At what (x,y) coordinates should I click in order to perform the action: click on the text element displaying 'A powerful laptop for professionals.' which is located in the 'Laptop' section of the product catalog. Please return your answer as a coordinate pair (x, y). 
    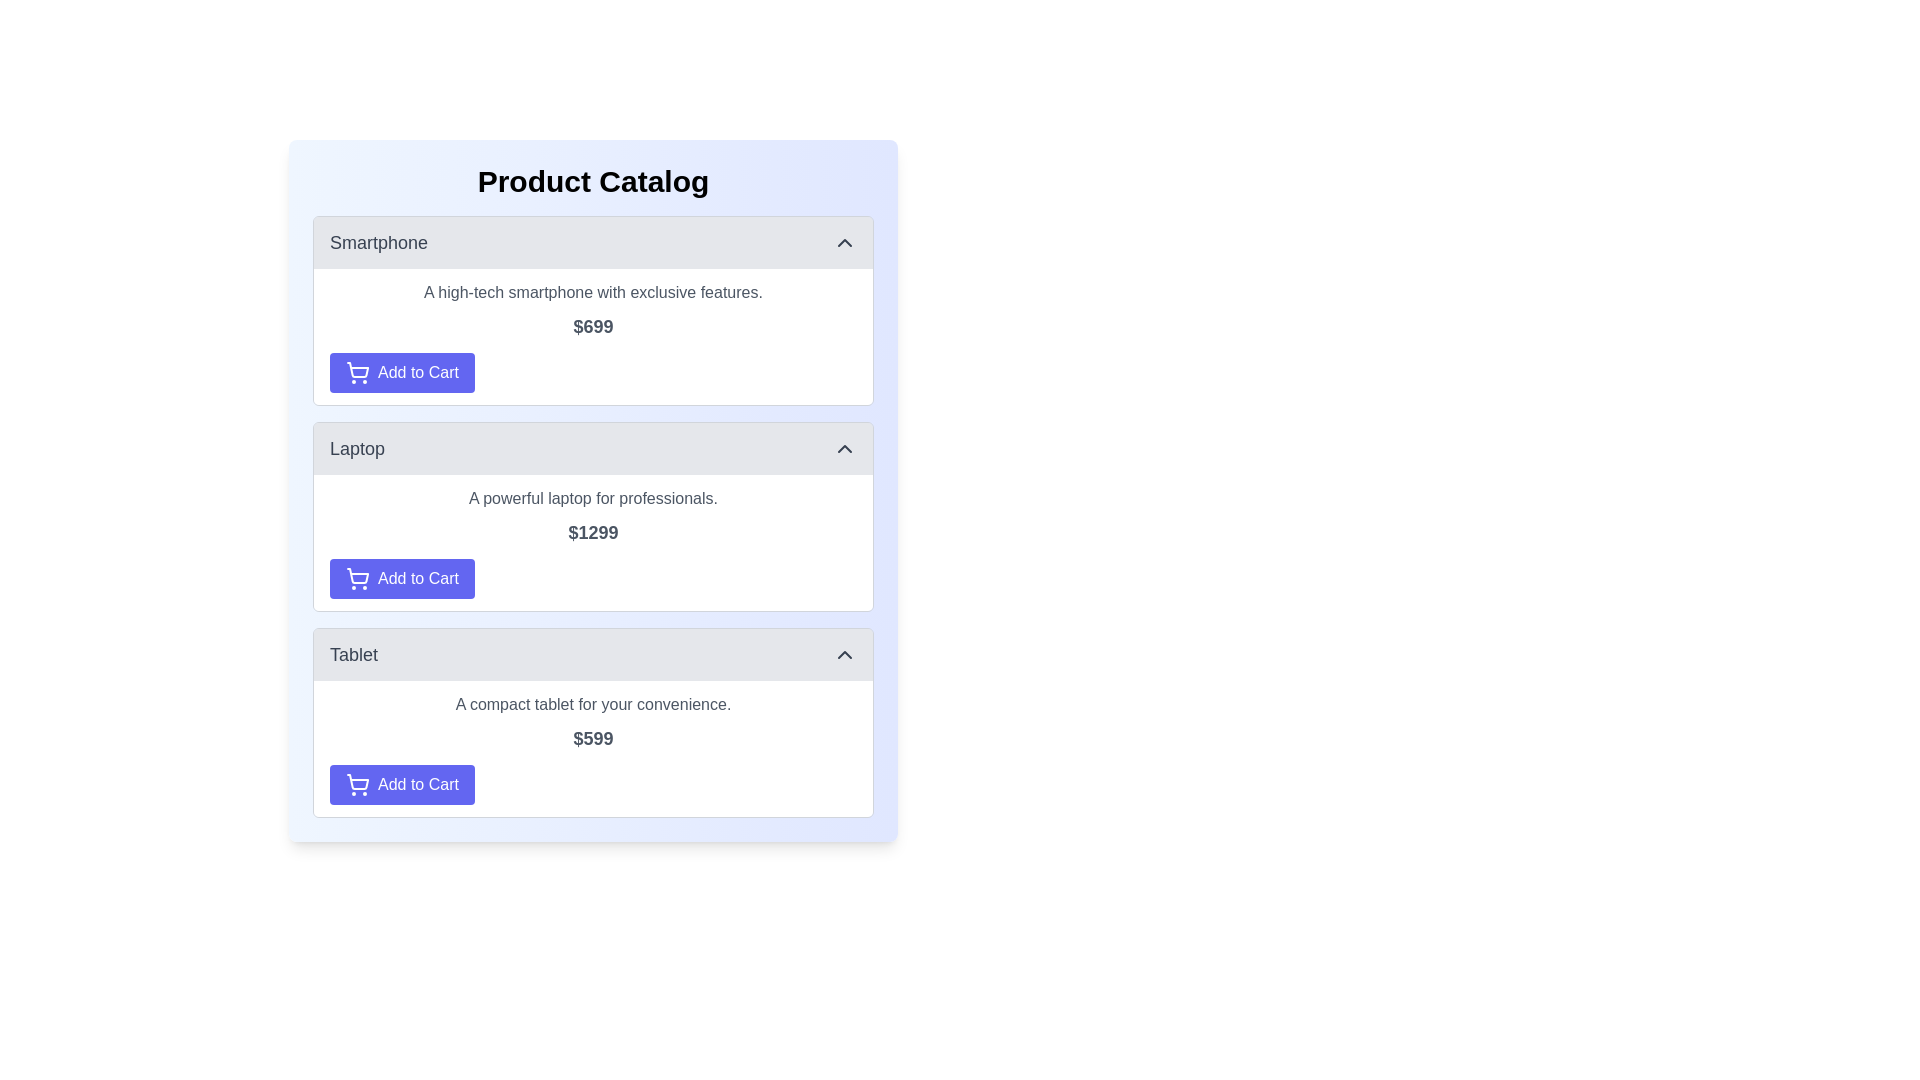
    Looking at the image, I should click on (592, 497).